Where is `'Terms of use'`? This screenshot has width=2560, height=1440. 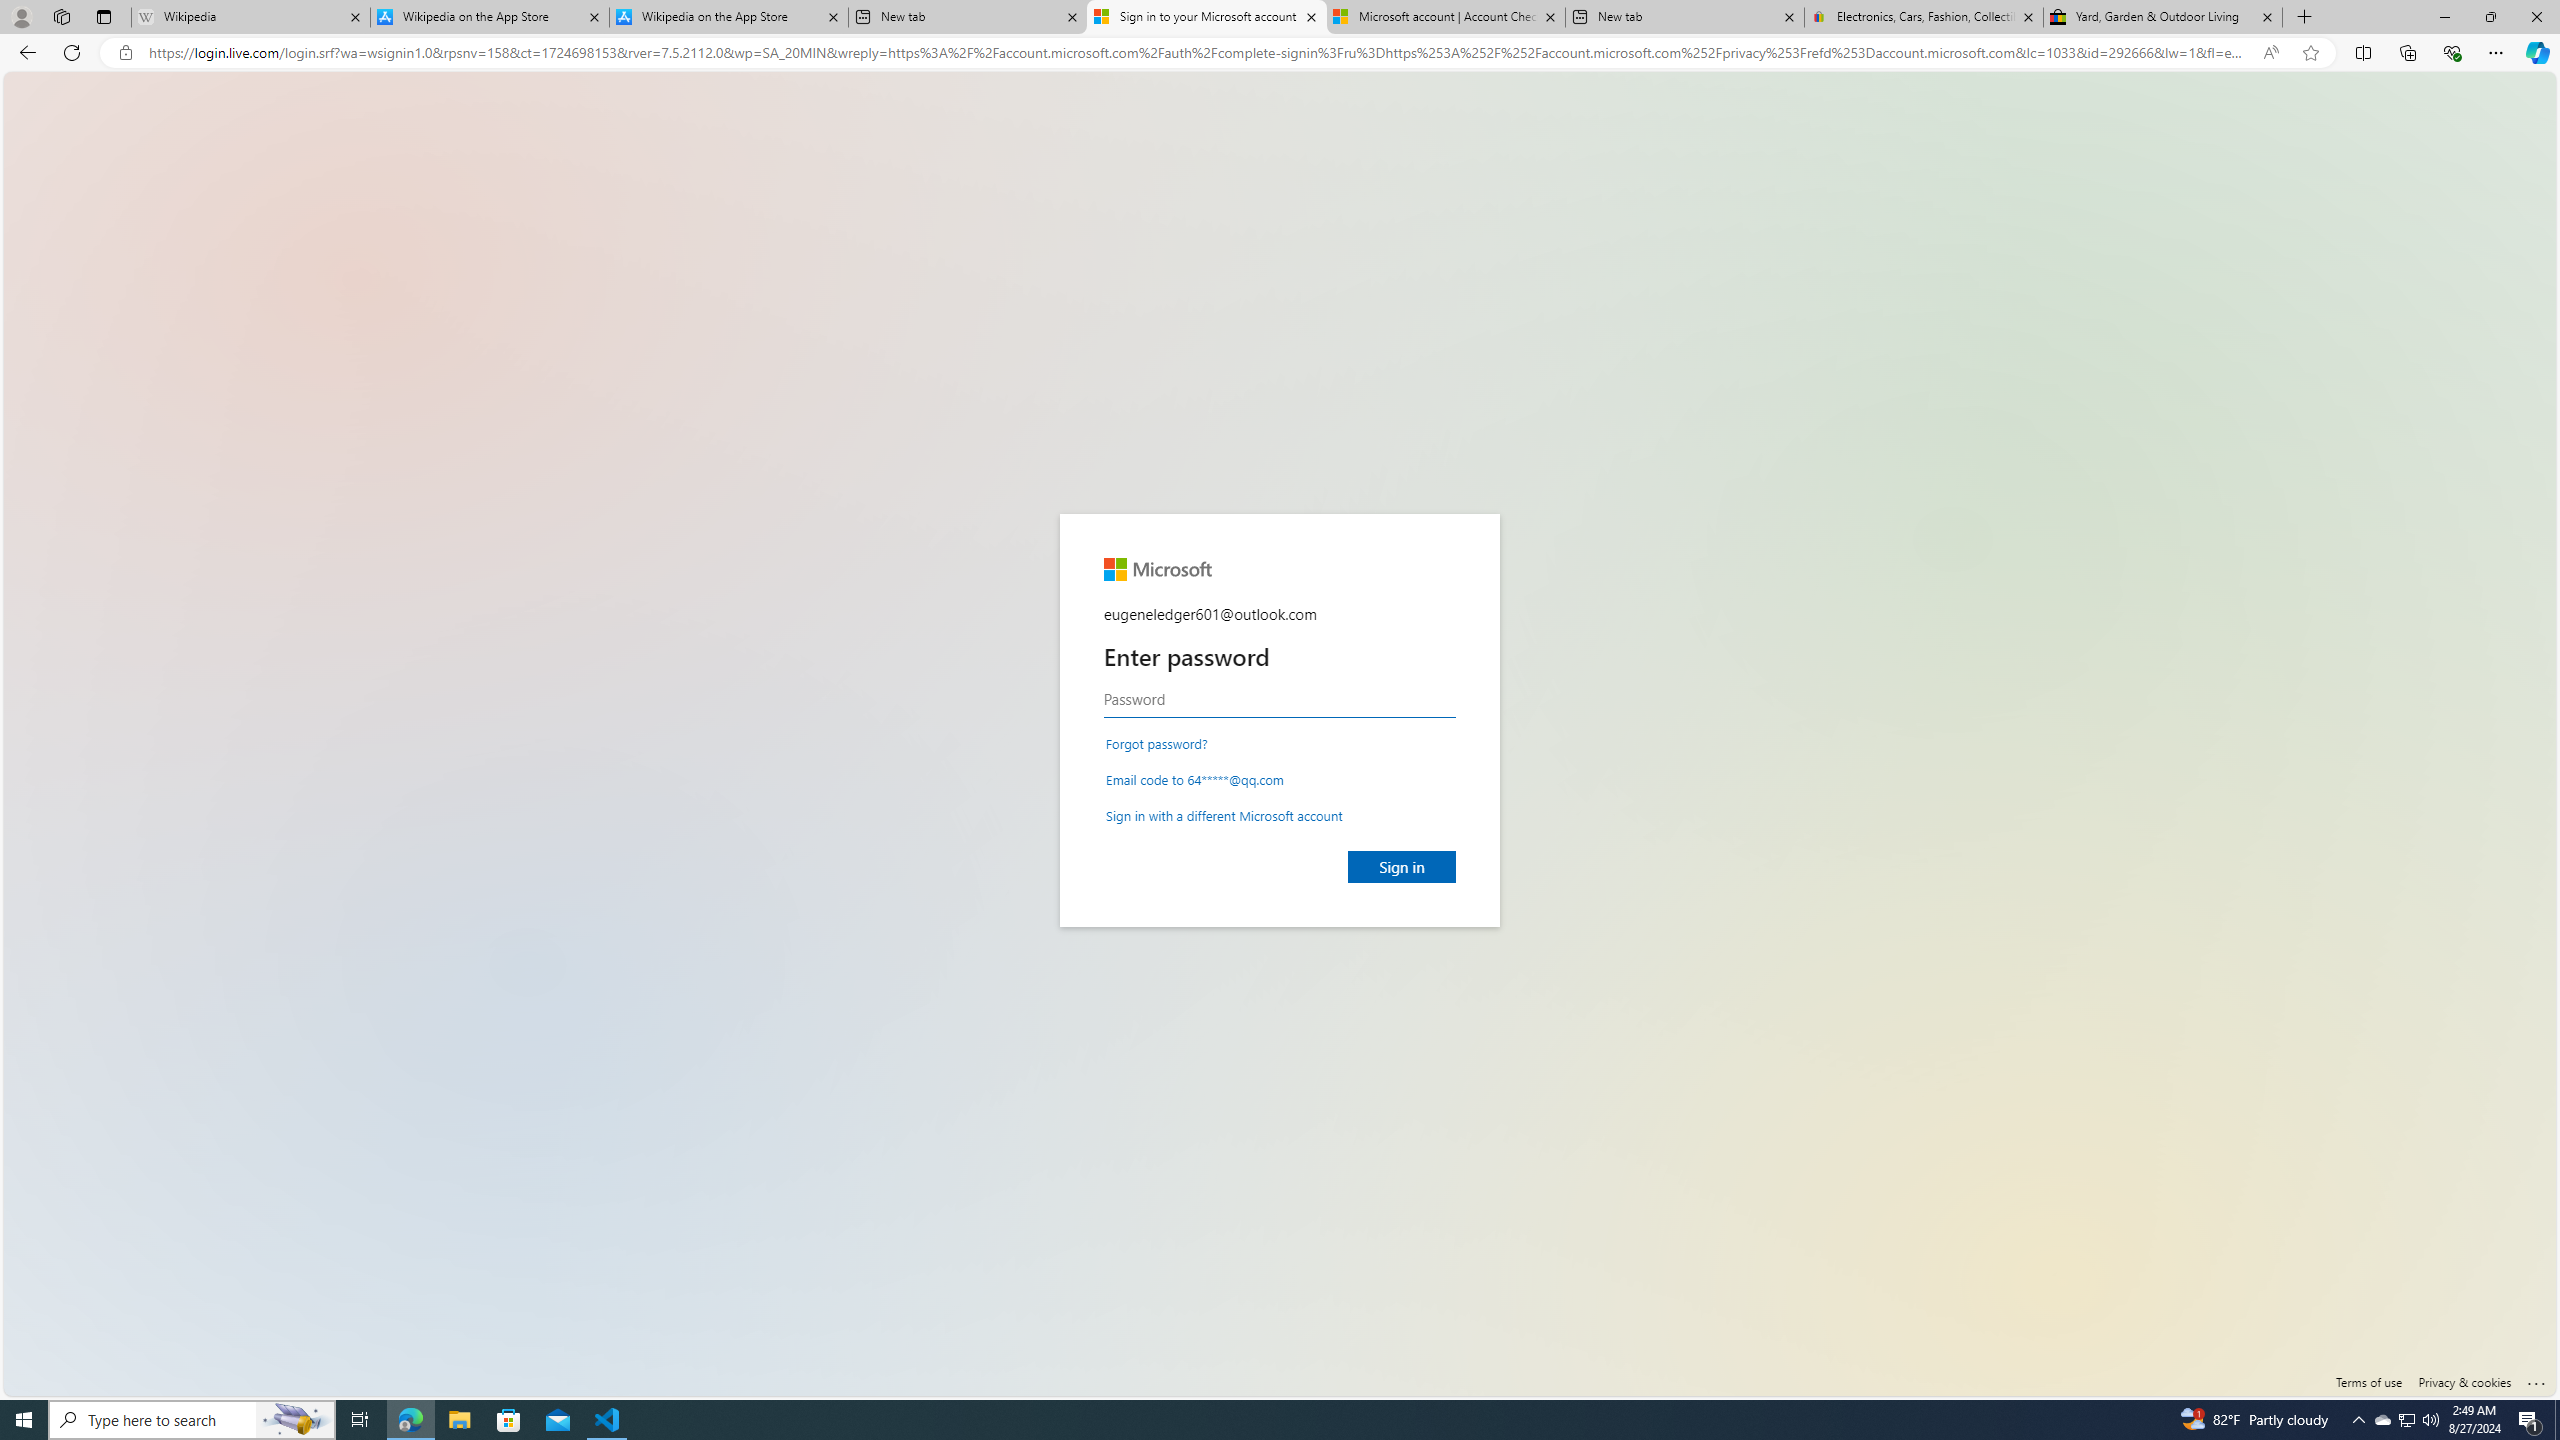
'Terms of use' is located at coordinates (2368, 1380).